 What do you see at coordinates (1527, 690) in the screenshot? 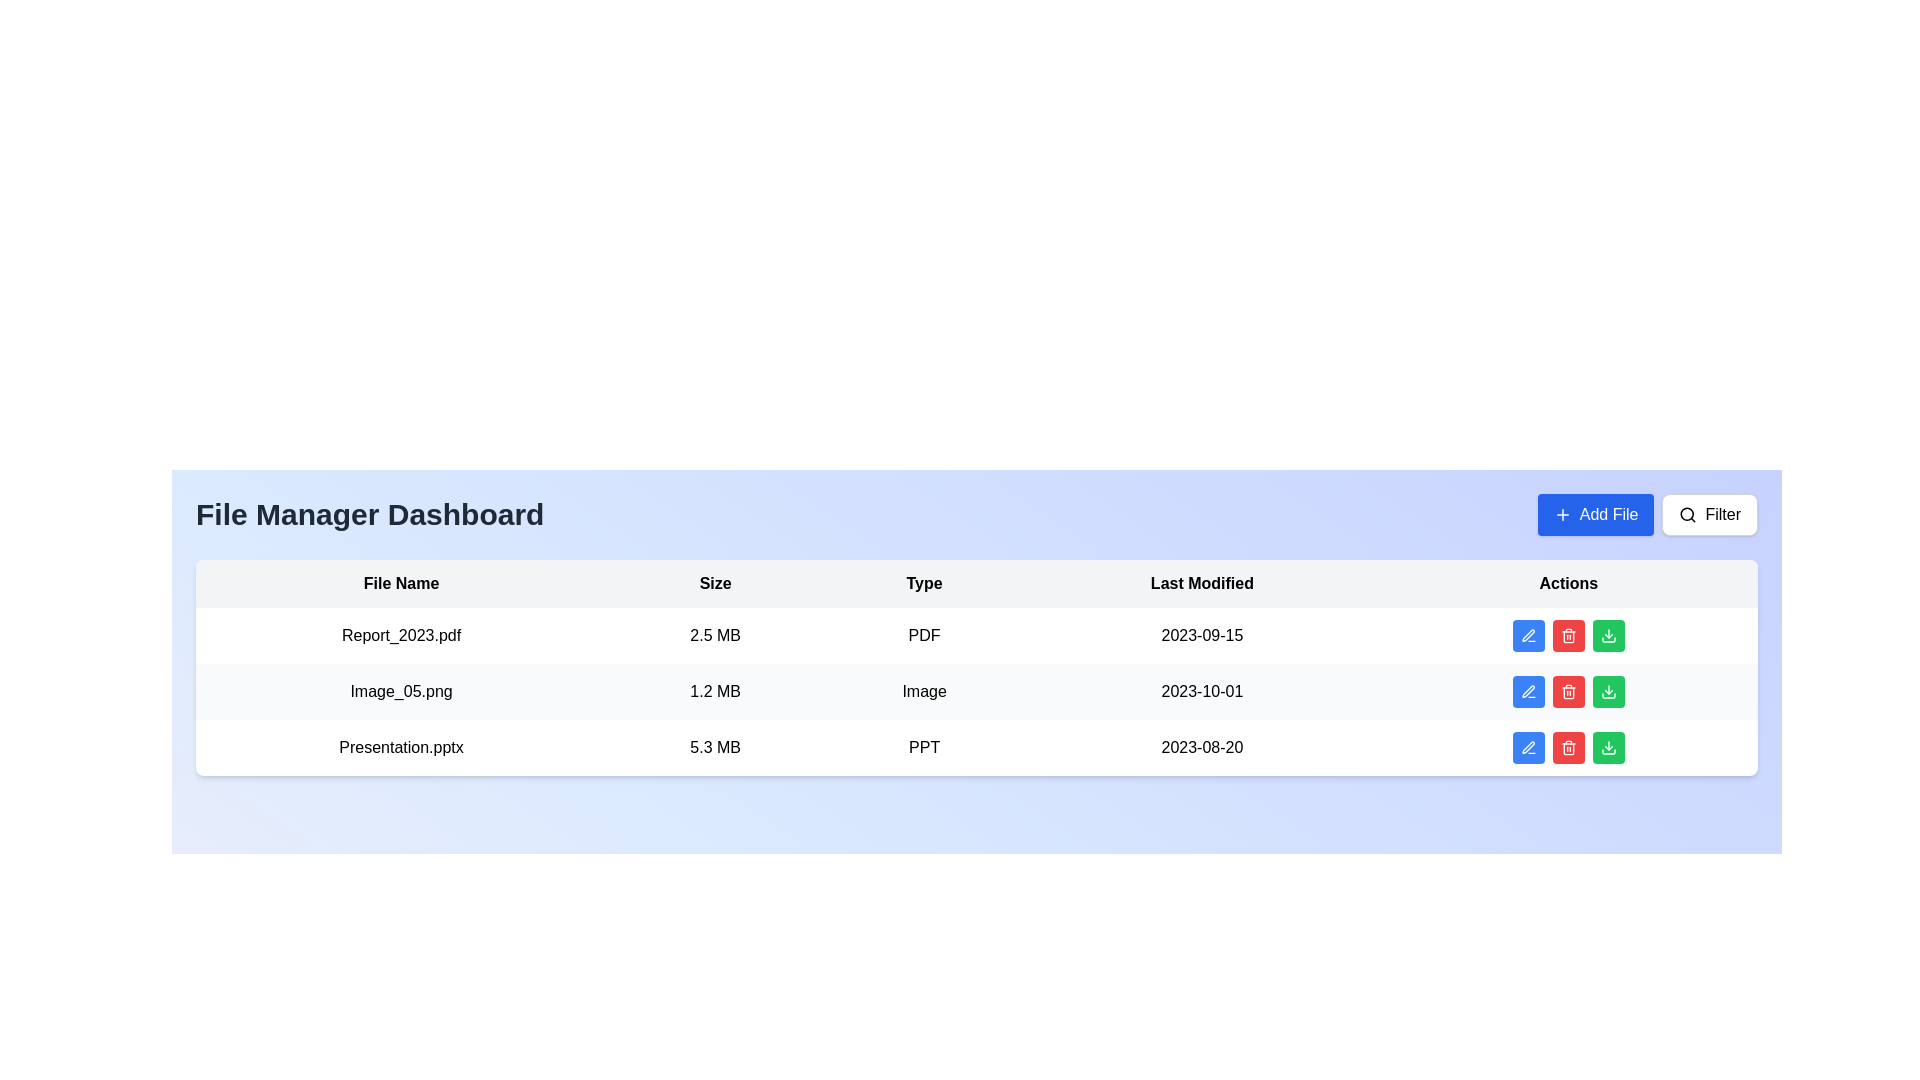
I see `the pen icon located inside the blue action button, which is the first button in the row of action buttons corresponding to a file entry in the file manager table` at bounding box center [1527, 690].